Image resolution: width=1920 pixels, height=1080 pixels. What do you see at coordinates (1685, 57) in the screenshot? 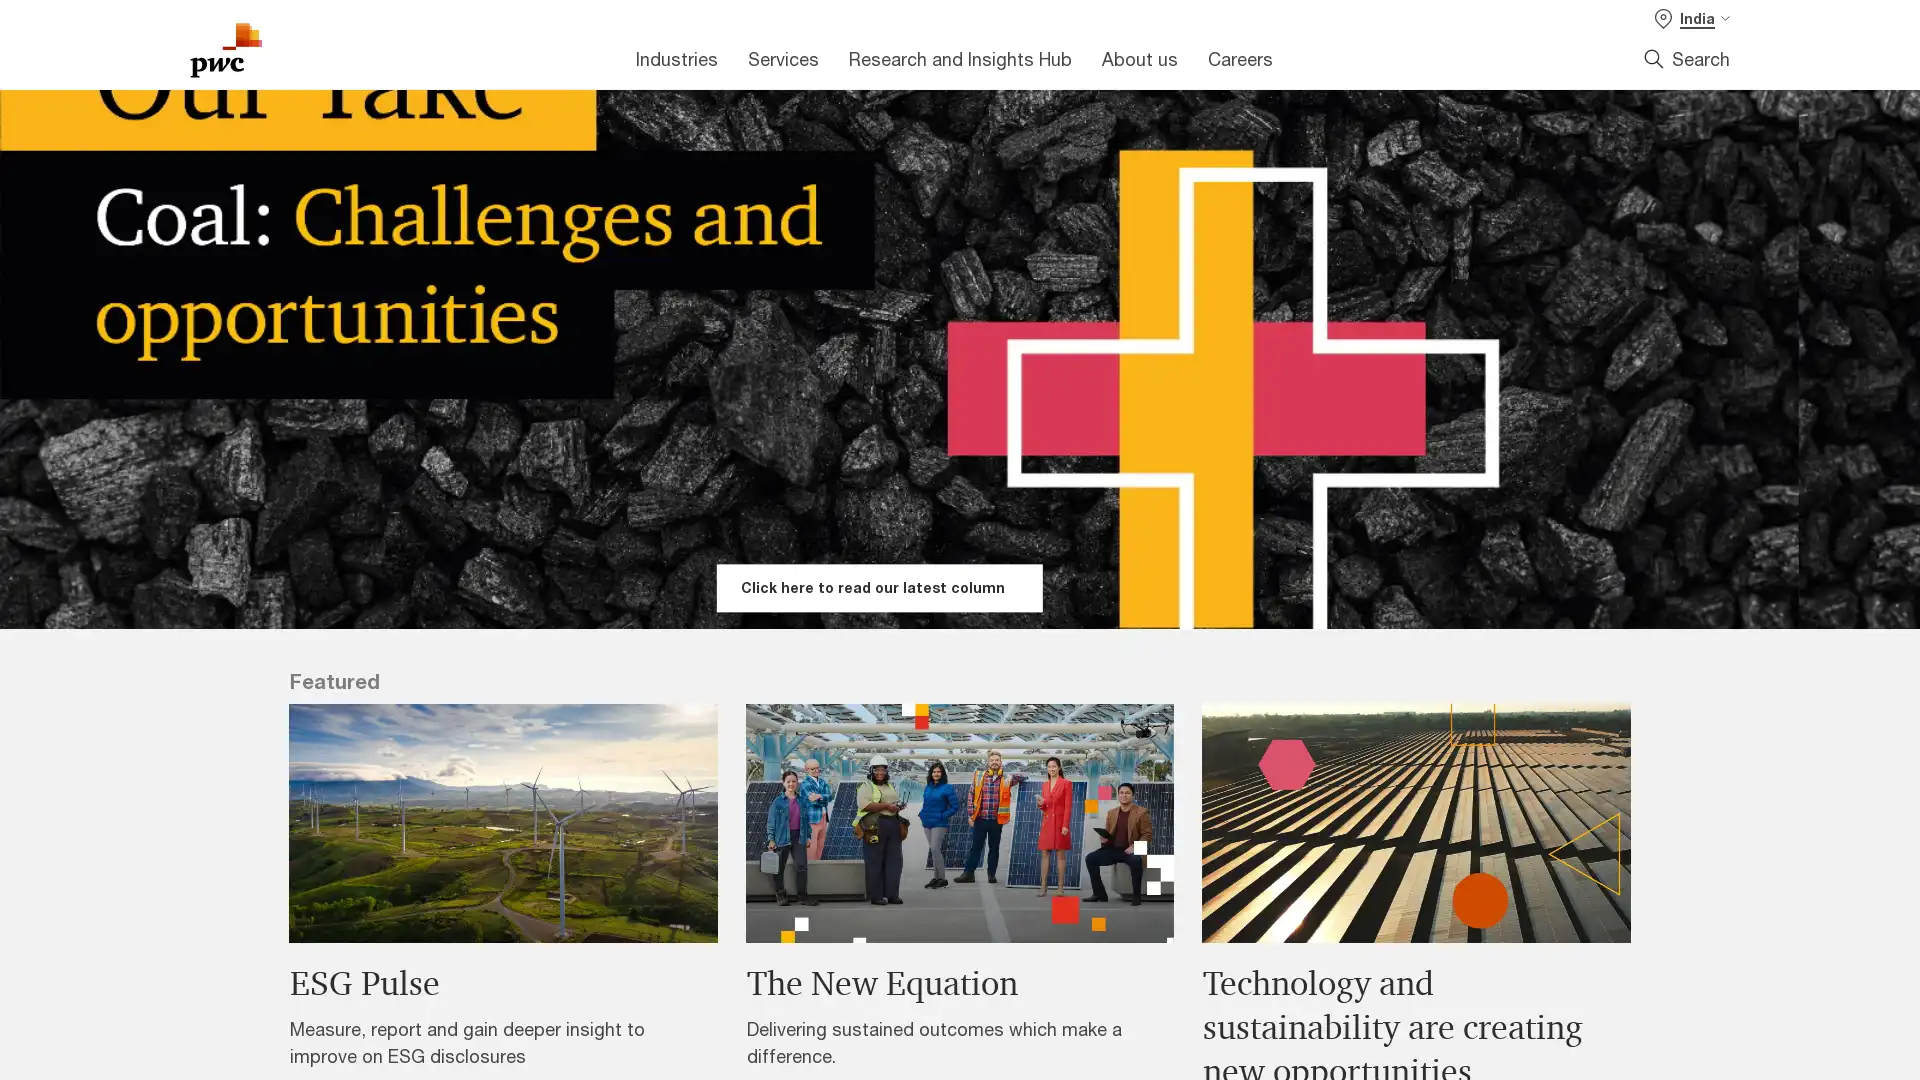
I see `Search` at bounding box center [1685, 57].